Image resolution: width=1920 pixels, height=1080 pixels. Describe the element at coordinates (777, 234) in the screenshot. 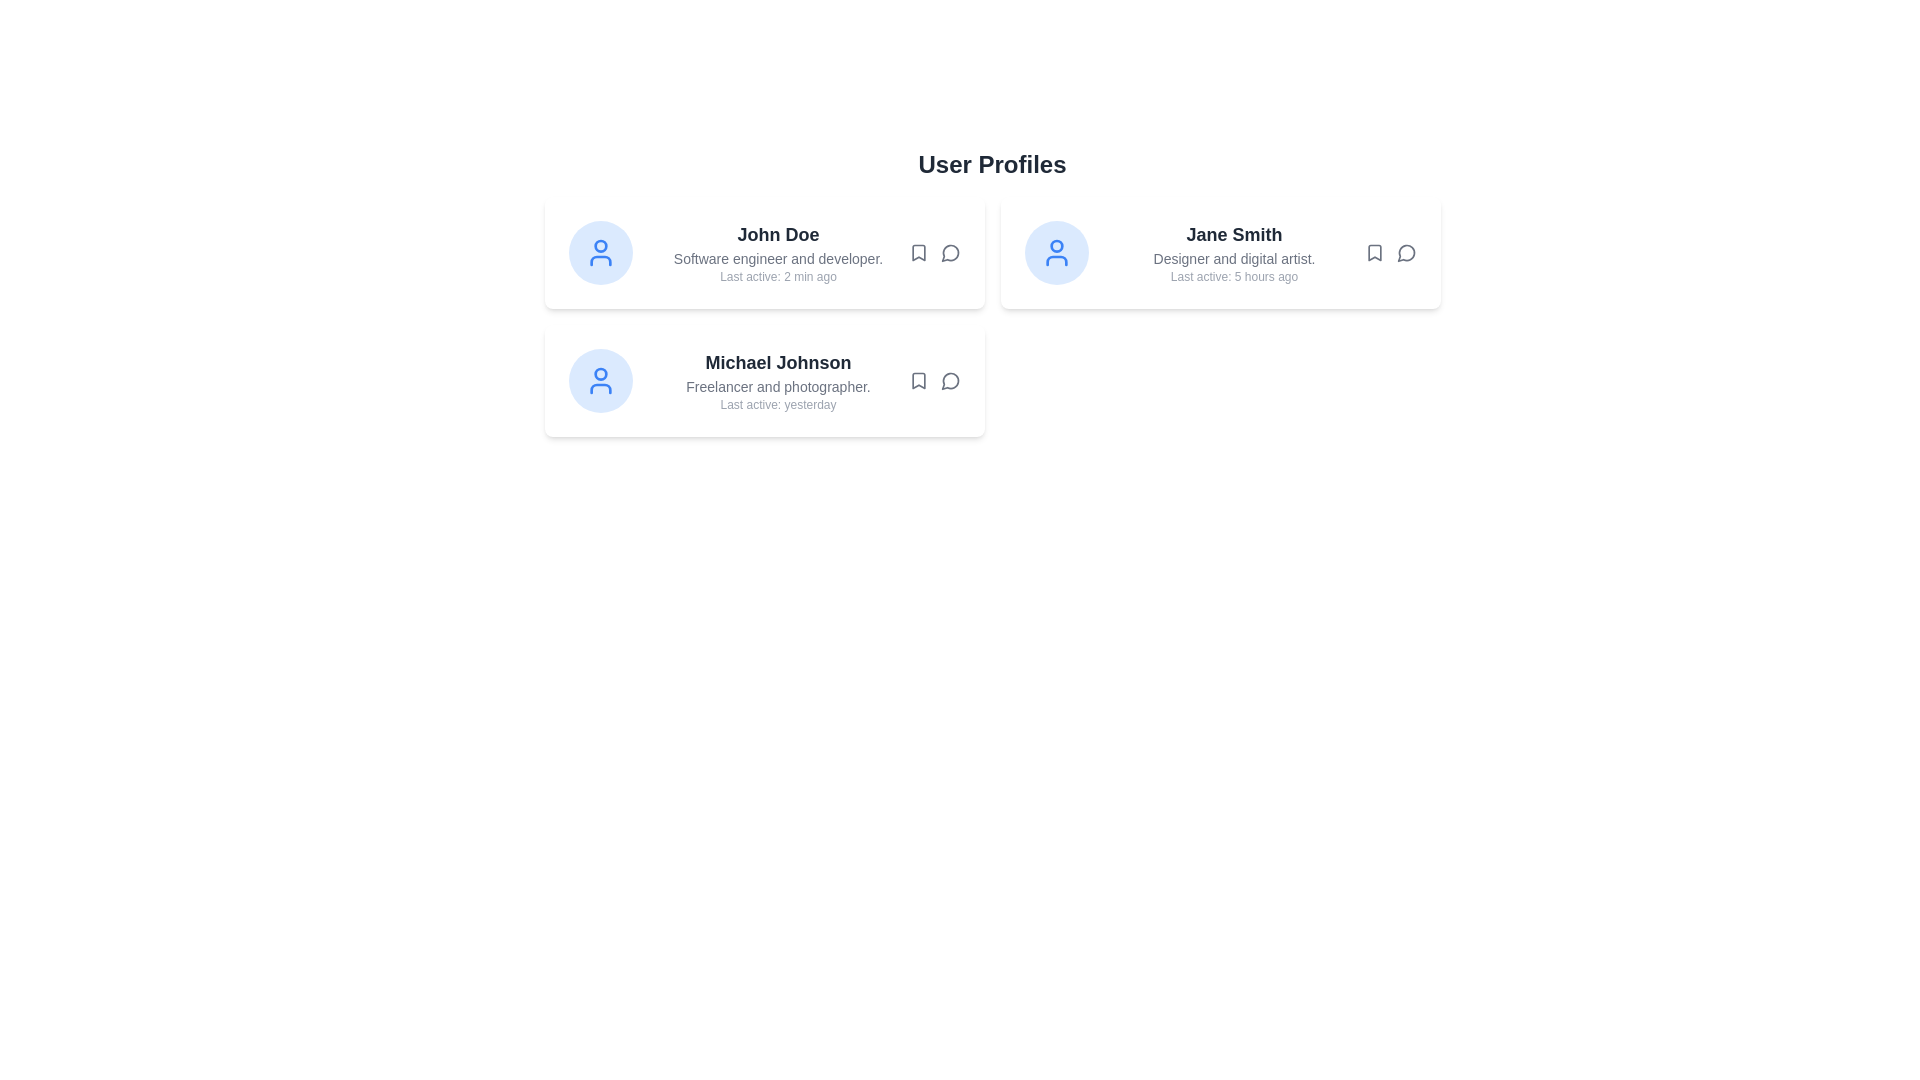

I see `the user name text label in the top left profile card within the grid of profiles` at that location.